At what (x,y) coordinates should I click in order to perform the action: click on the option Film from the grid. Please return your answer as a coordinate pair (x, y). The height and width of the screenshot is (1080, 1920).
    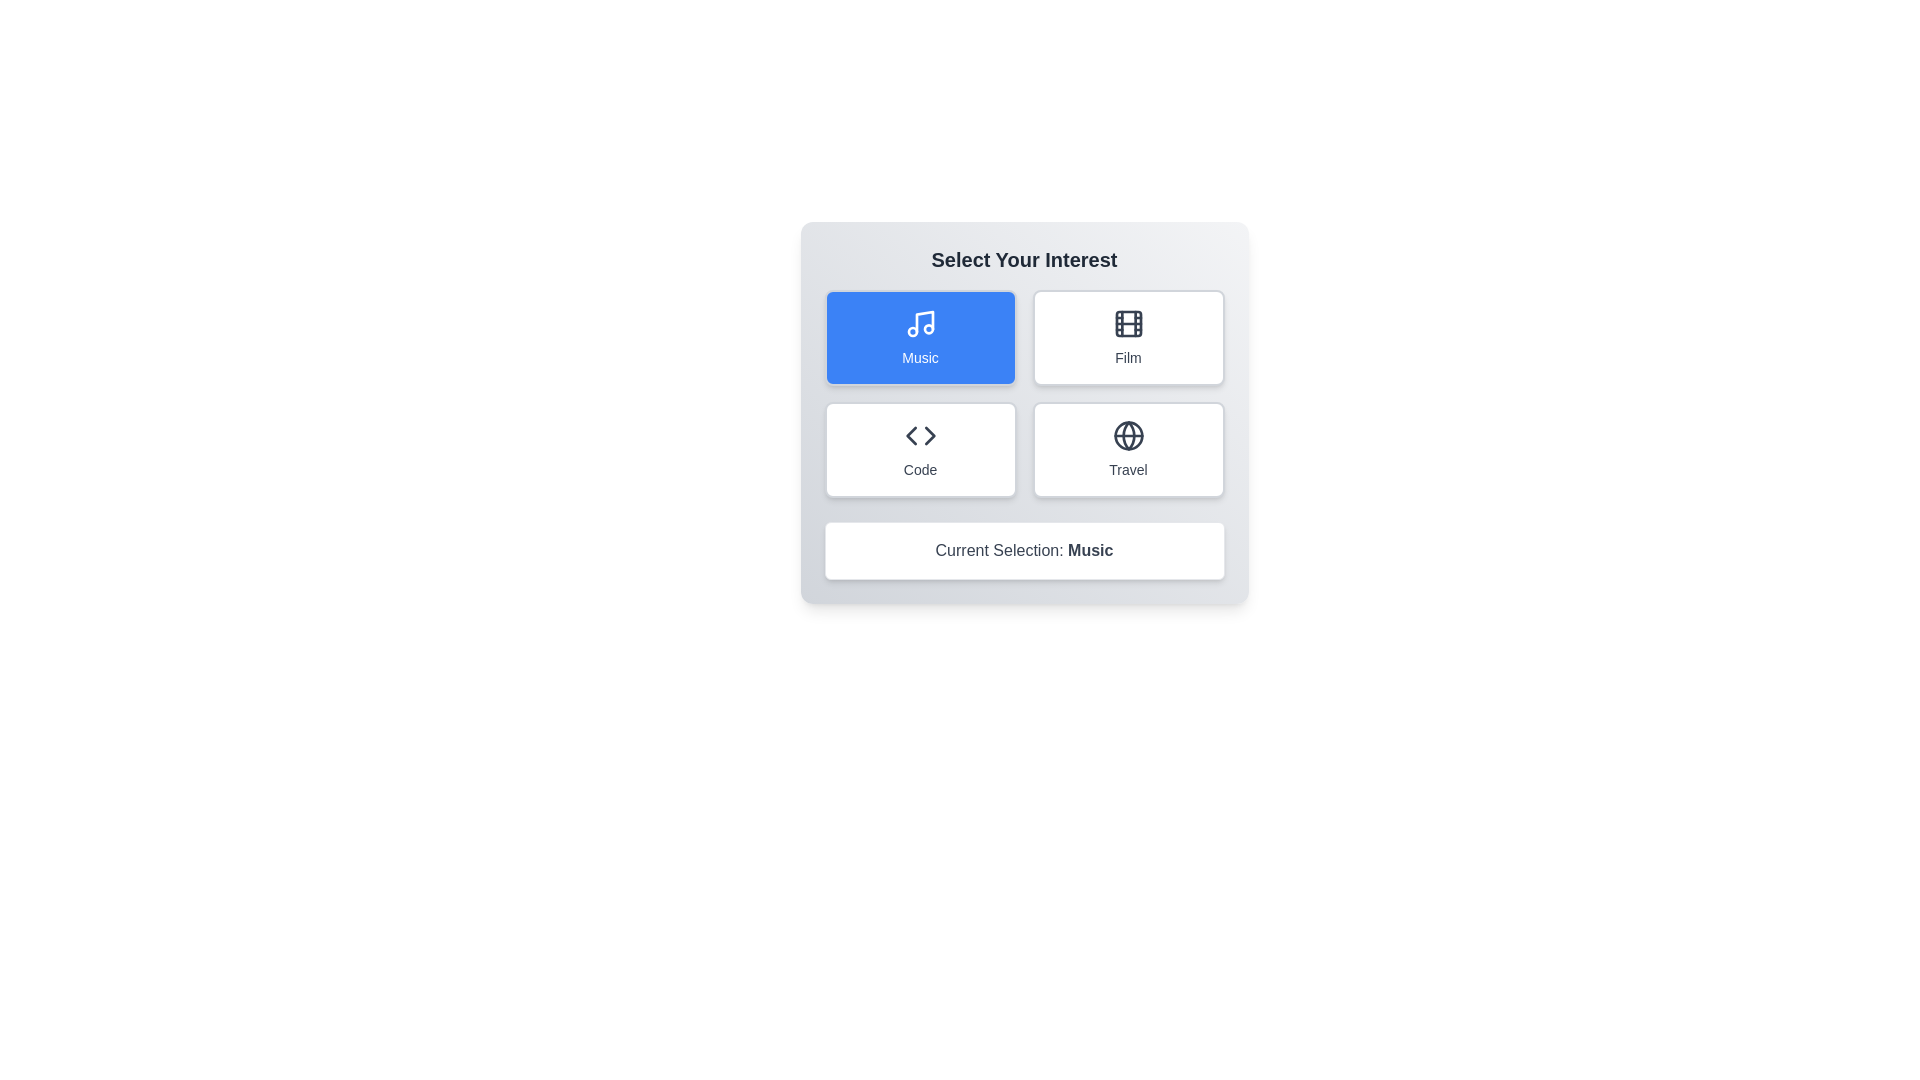
    Looking at the image, I should click on (1128, 337).